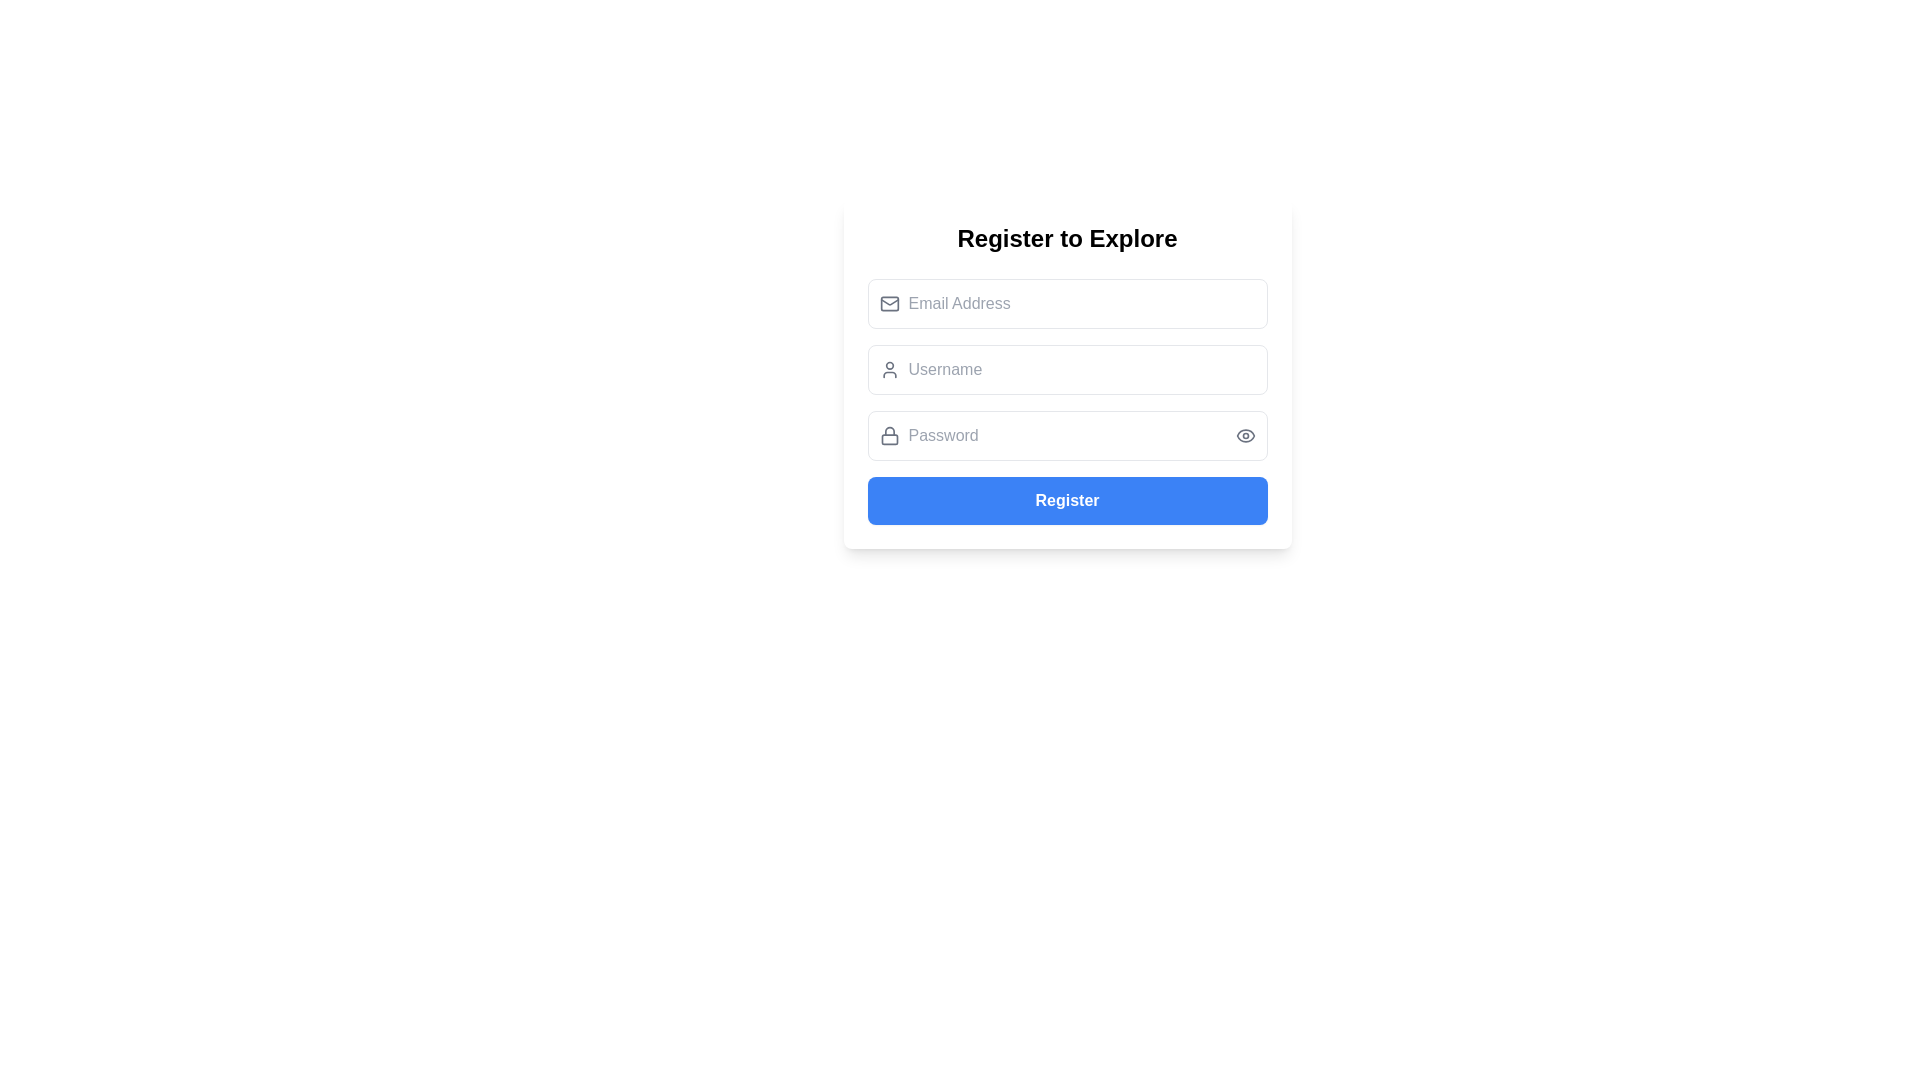 This screenshot has height=1080, width=1920. What do you see at coordinates (1066, 374) in the screenshot?
I see `on the username input field located below the 'Register` at bounding box center [1066, 374].